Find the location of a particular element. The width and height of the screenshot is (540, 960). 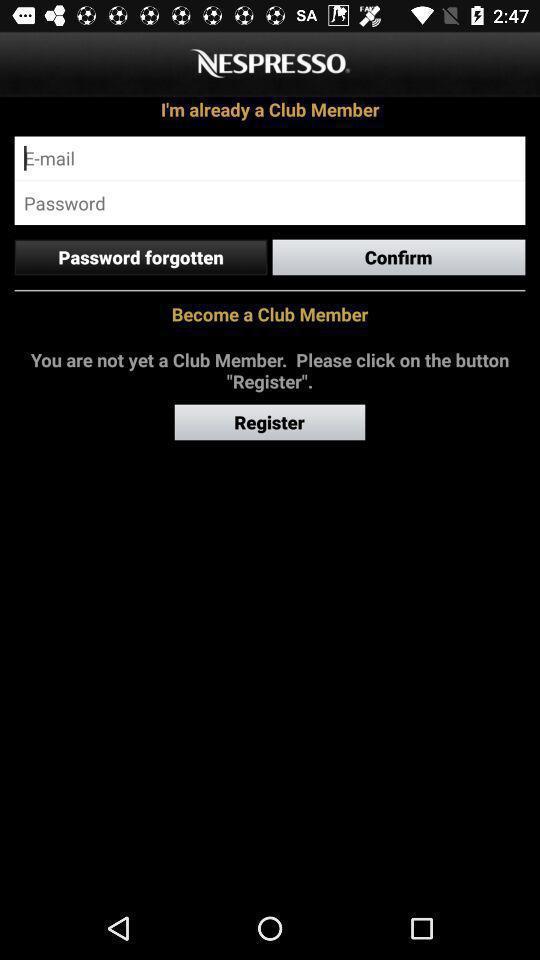

confirm is located at coordinates (399, 256).